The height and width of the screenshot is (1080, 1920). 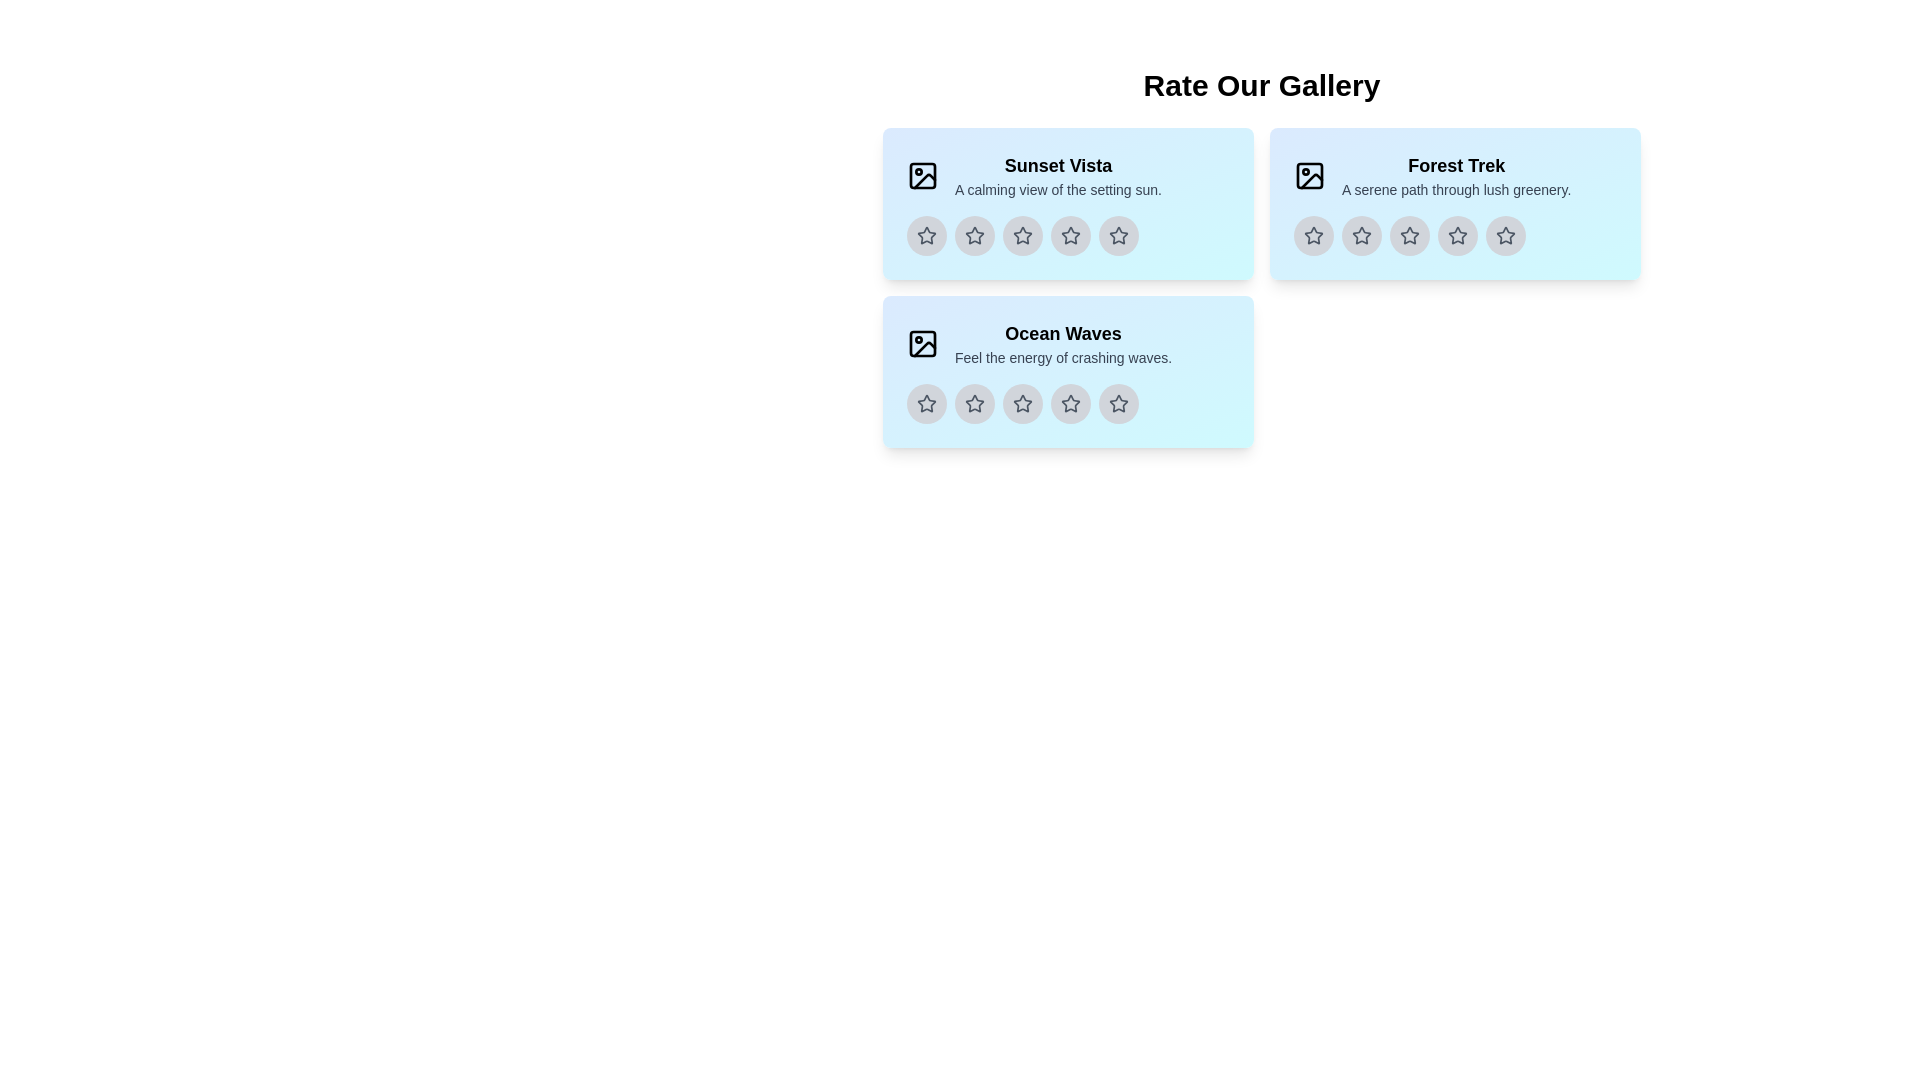 I want to click on the third star icon in the five-star rating system for the 'Ocean Waves' item, so click(x=1067, y=404).